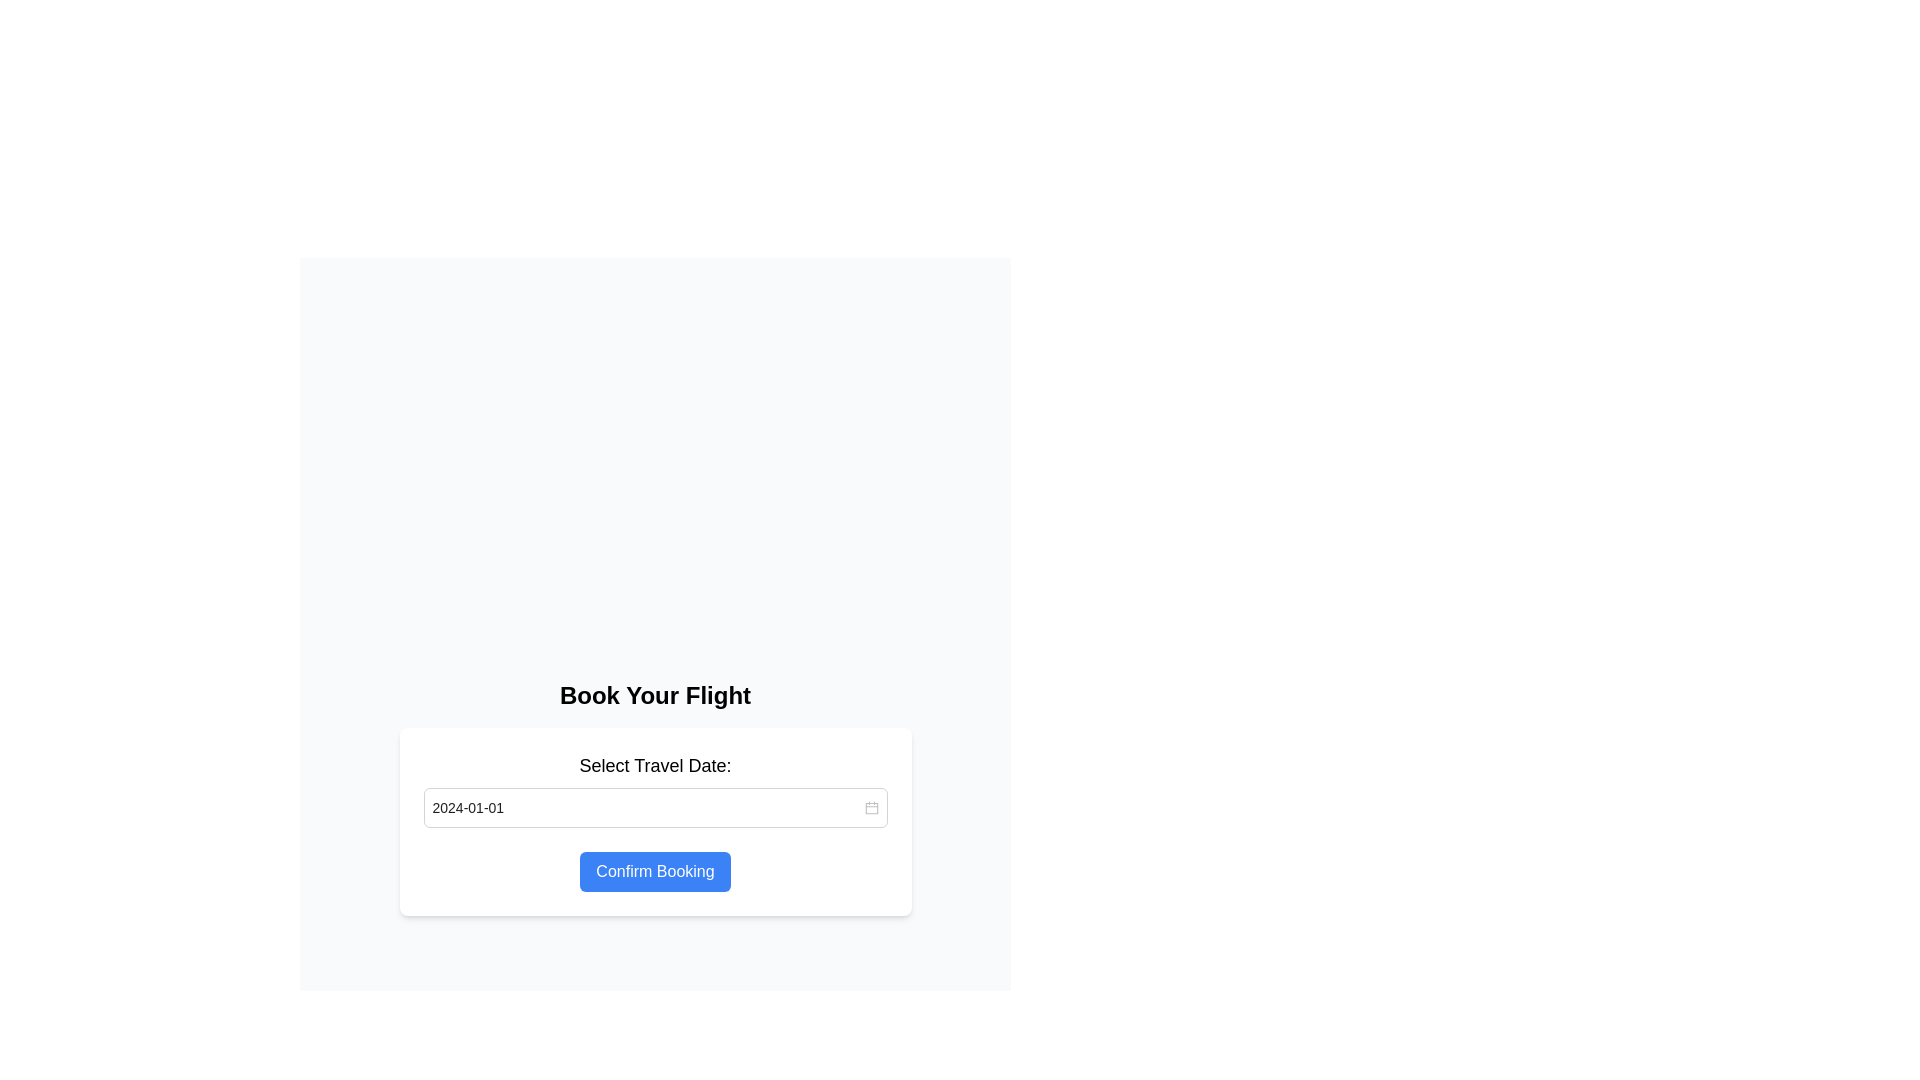 Image resolution: width=1920 pixels, height=1080 pixels. Describe the element at coordinates (655, 765) in the screenshot. I see `the Text Label that indicates the travel date selection for the date input field` at that location.